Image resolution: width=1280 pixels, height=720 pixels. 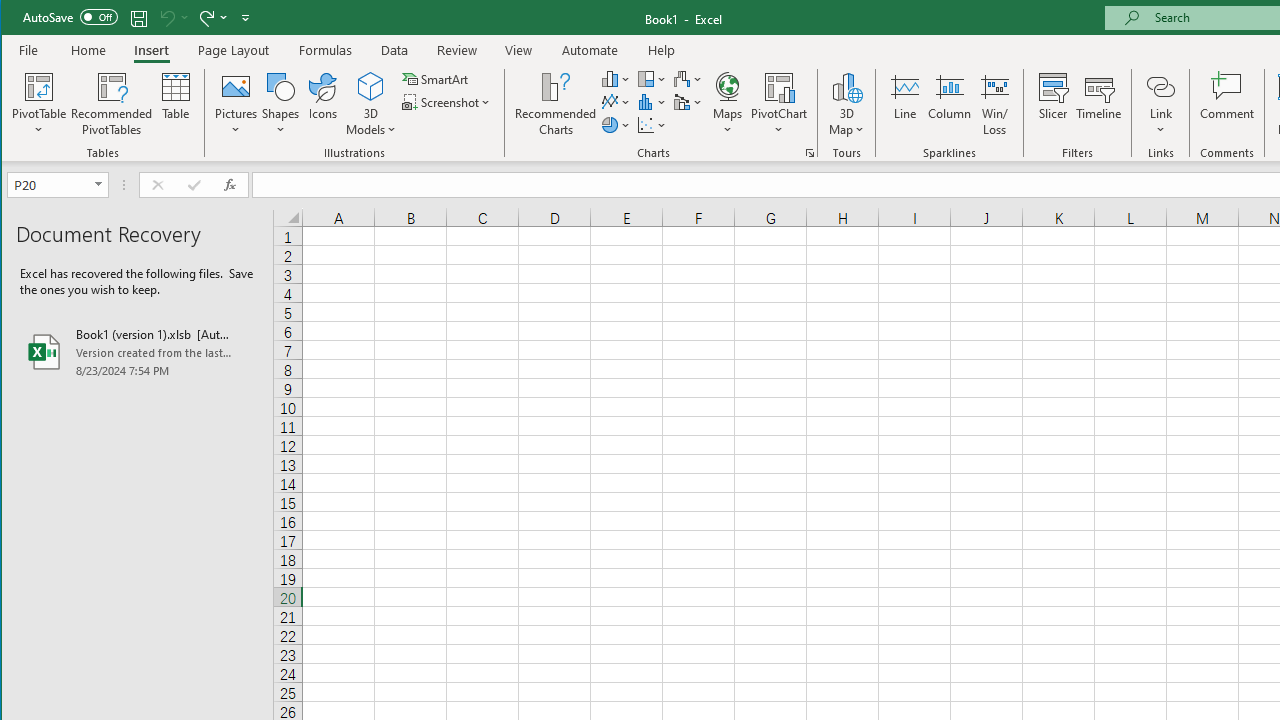 What do you see at coordinates (57, 185) in the screenshot?
I see `'Name Box'` at bounding box center [57, 185].